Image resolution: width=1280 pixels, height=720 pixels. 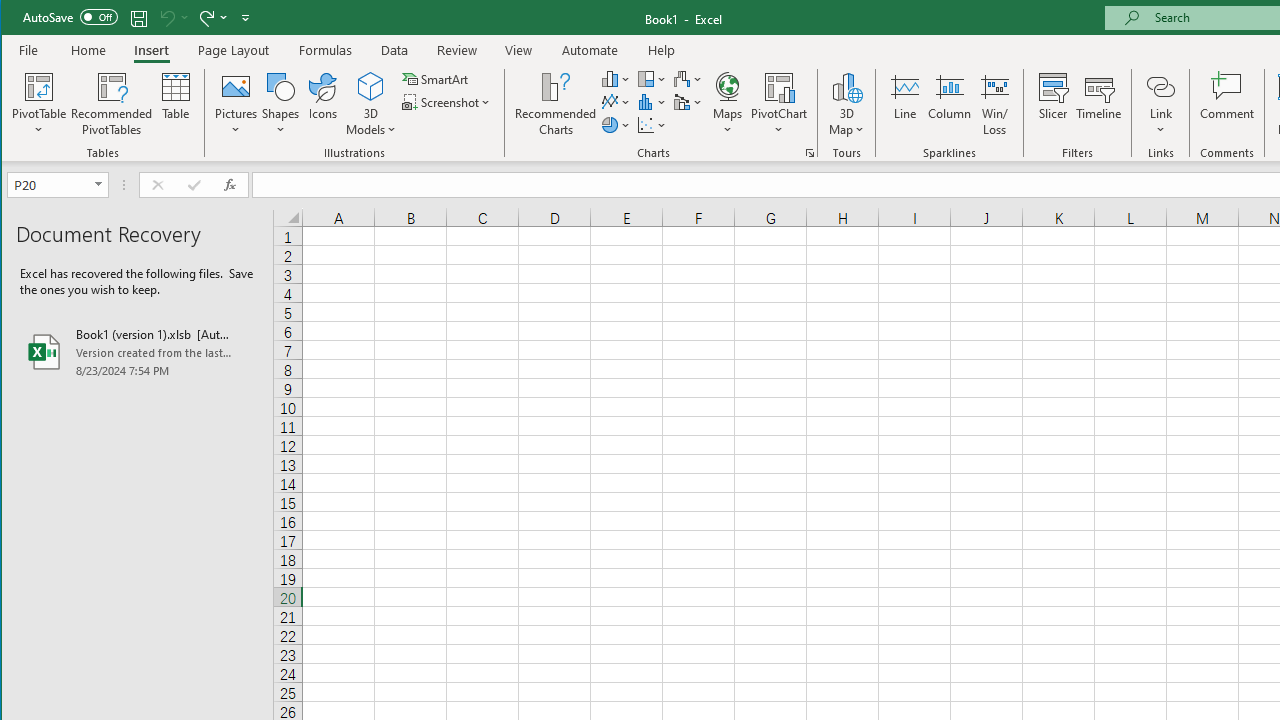 What do you see at coordinates (57, 185) in the screenshot?
I see `'Name Box'` at bounding box center [57, 185].